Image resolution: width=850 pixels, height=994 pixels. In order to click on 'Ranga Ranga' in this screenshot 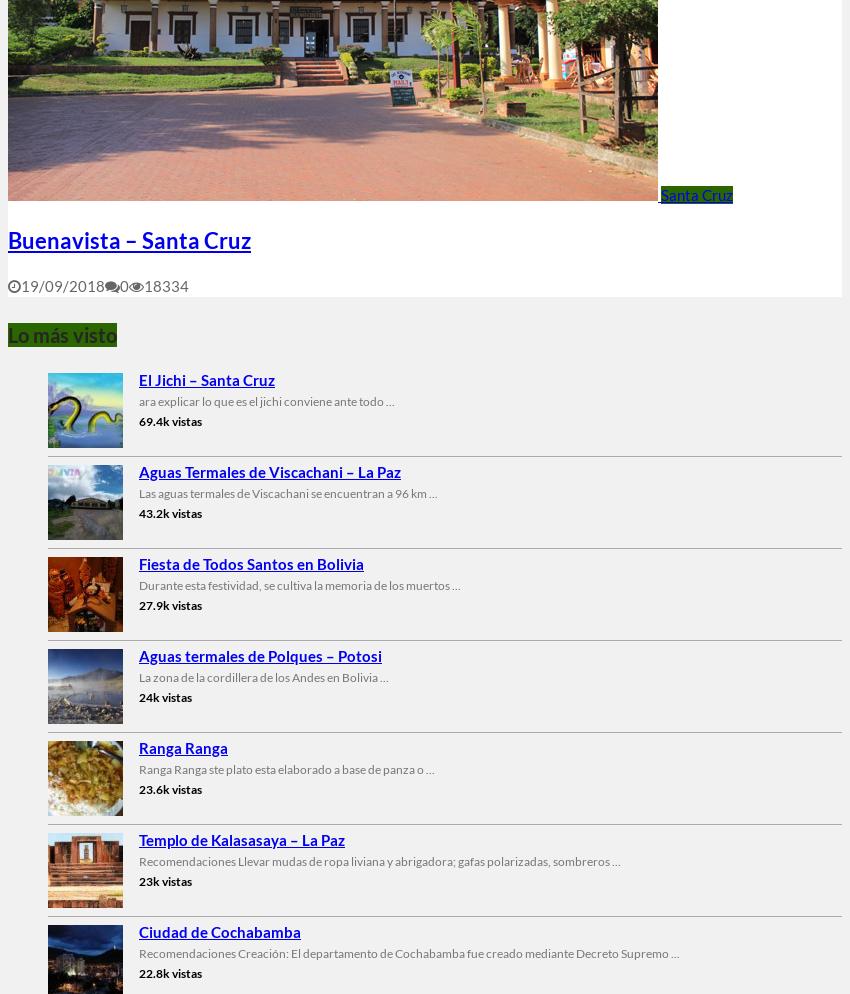, I will do `click(182, 746)`.